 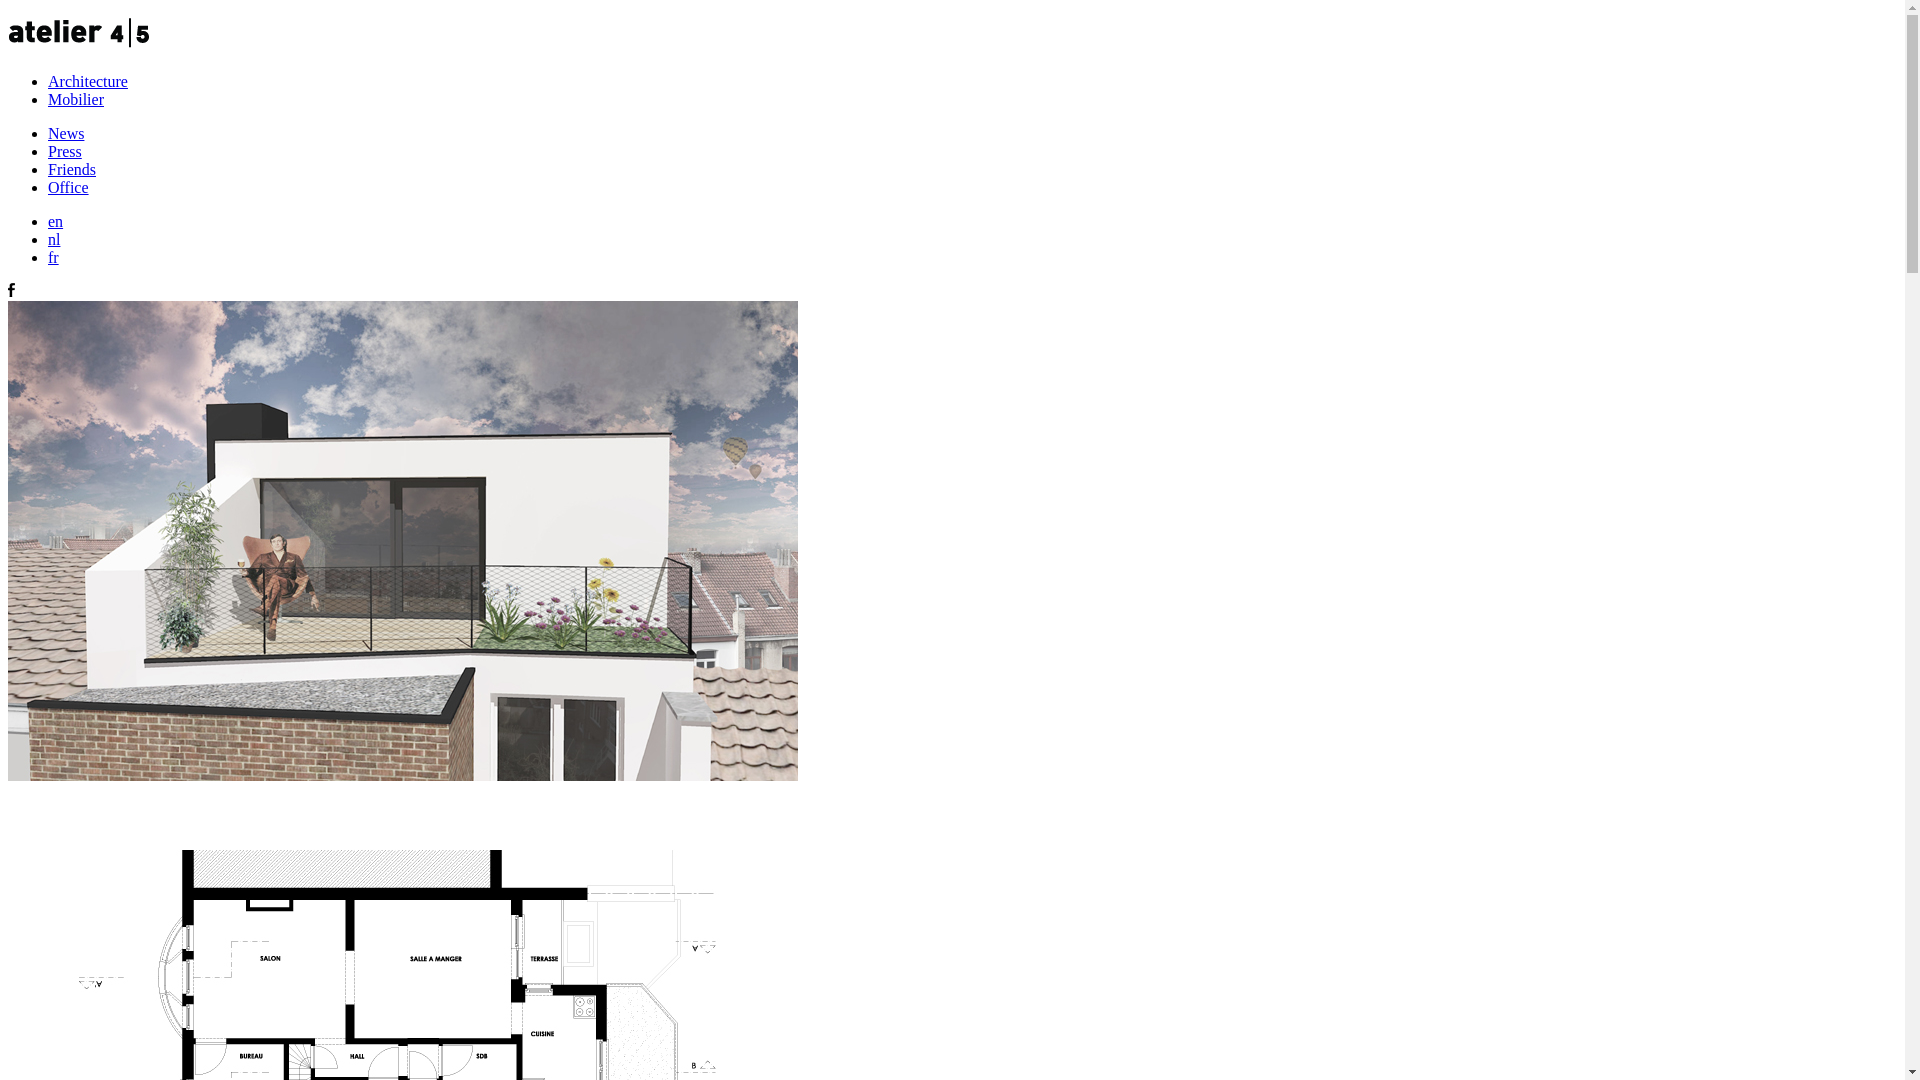 What do you see at coordinates (48, 221) in the screenshot?
I see `'en'` at bounding box center [48, 221].